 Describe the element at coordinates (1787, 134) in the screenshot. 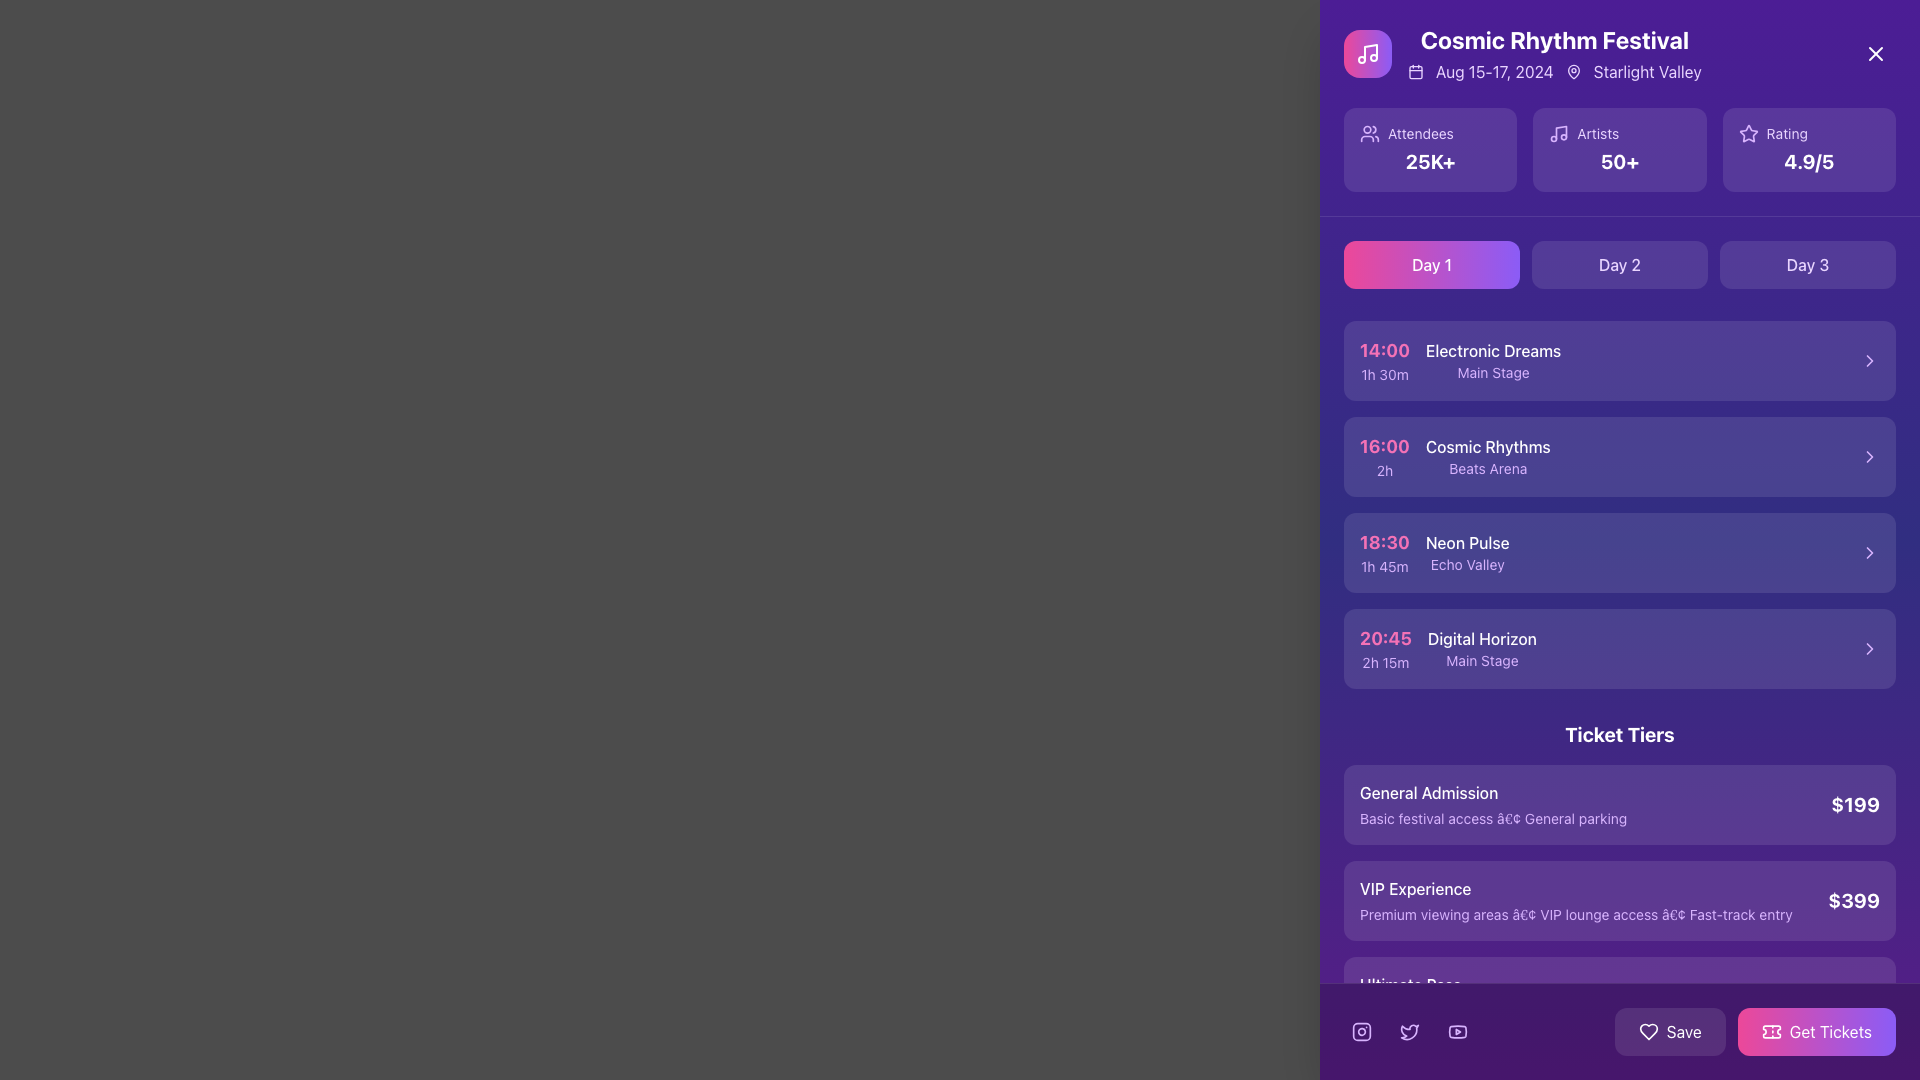

I see `the Text label that describes the purpose of the associated star icon and rating number, located near the top-right corner of the interface` at that location.